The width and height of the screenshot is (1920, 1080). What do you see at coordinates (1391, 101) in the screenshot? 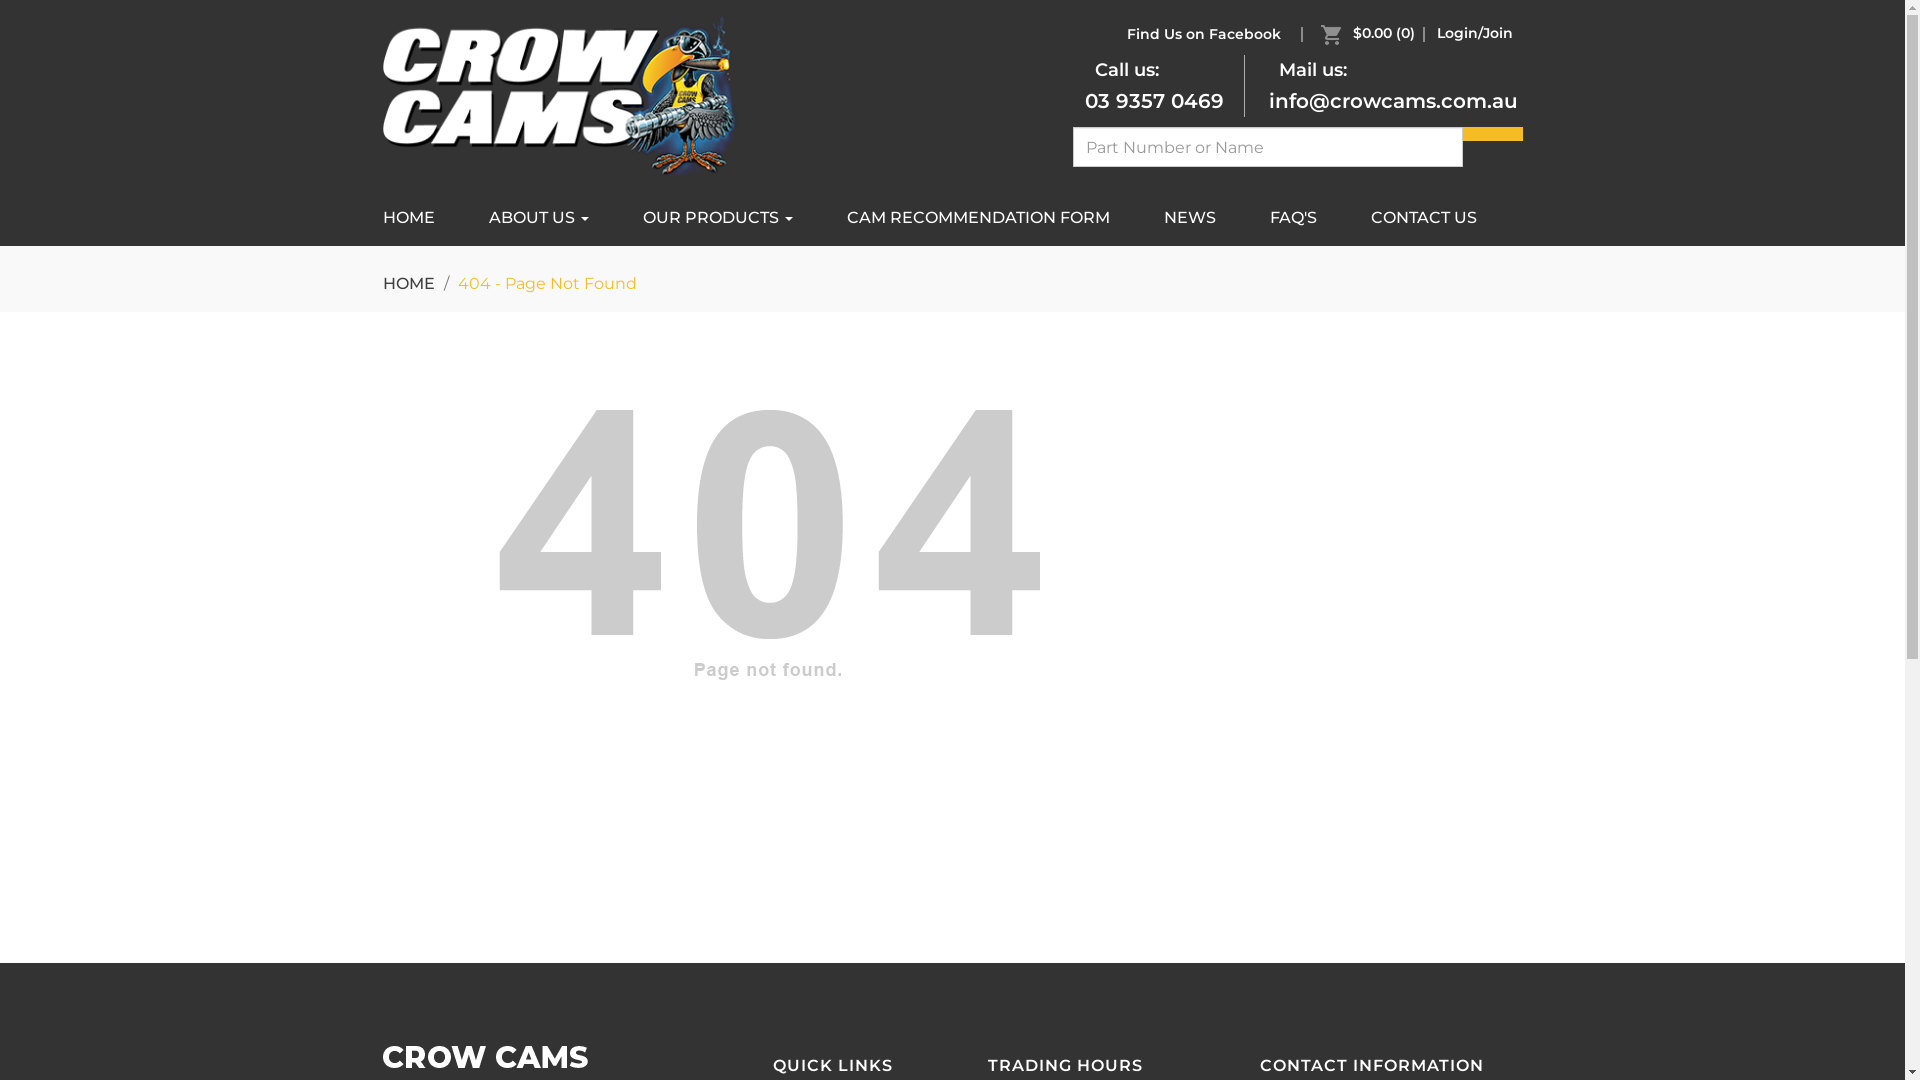
I see `'info@crowcams.com.au'` at bounding box center [1391, 101].